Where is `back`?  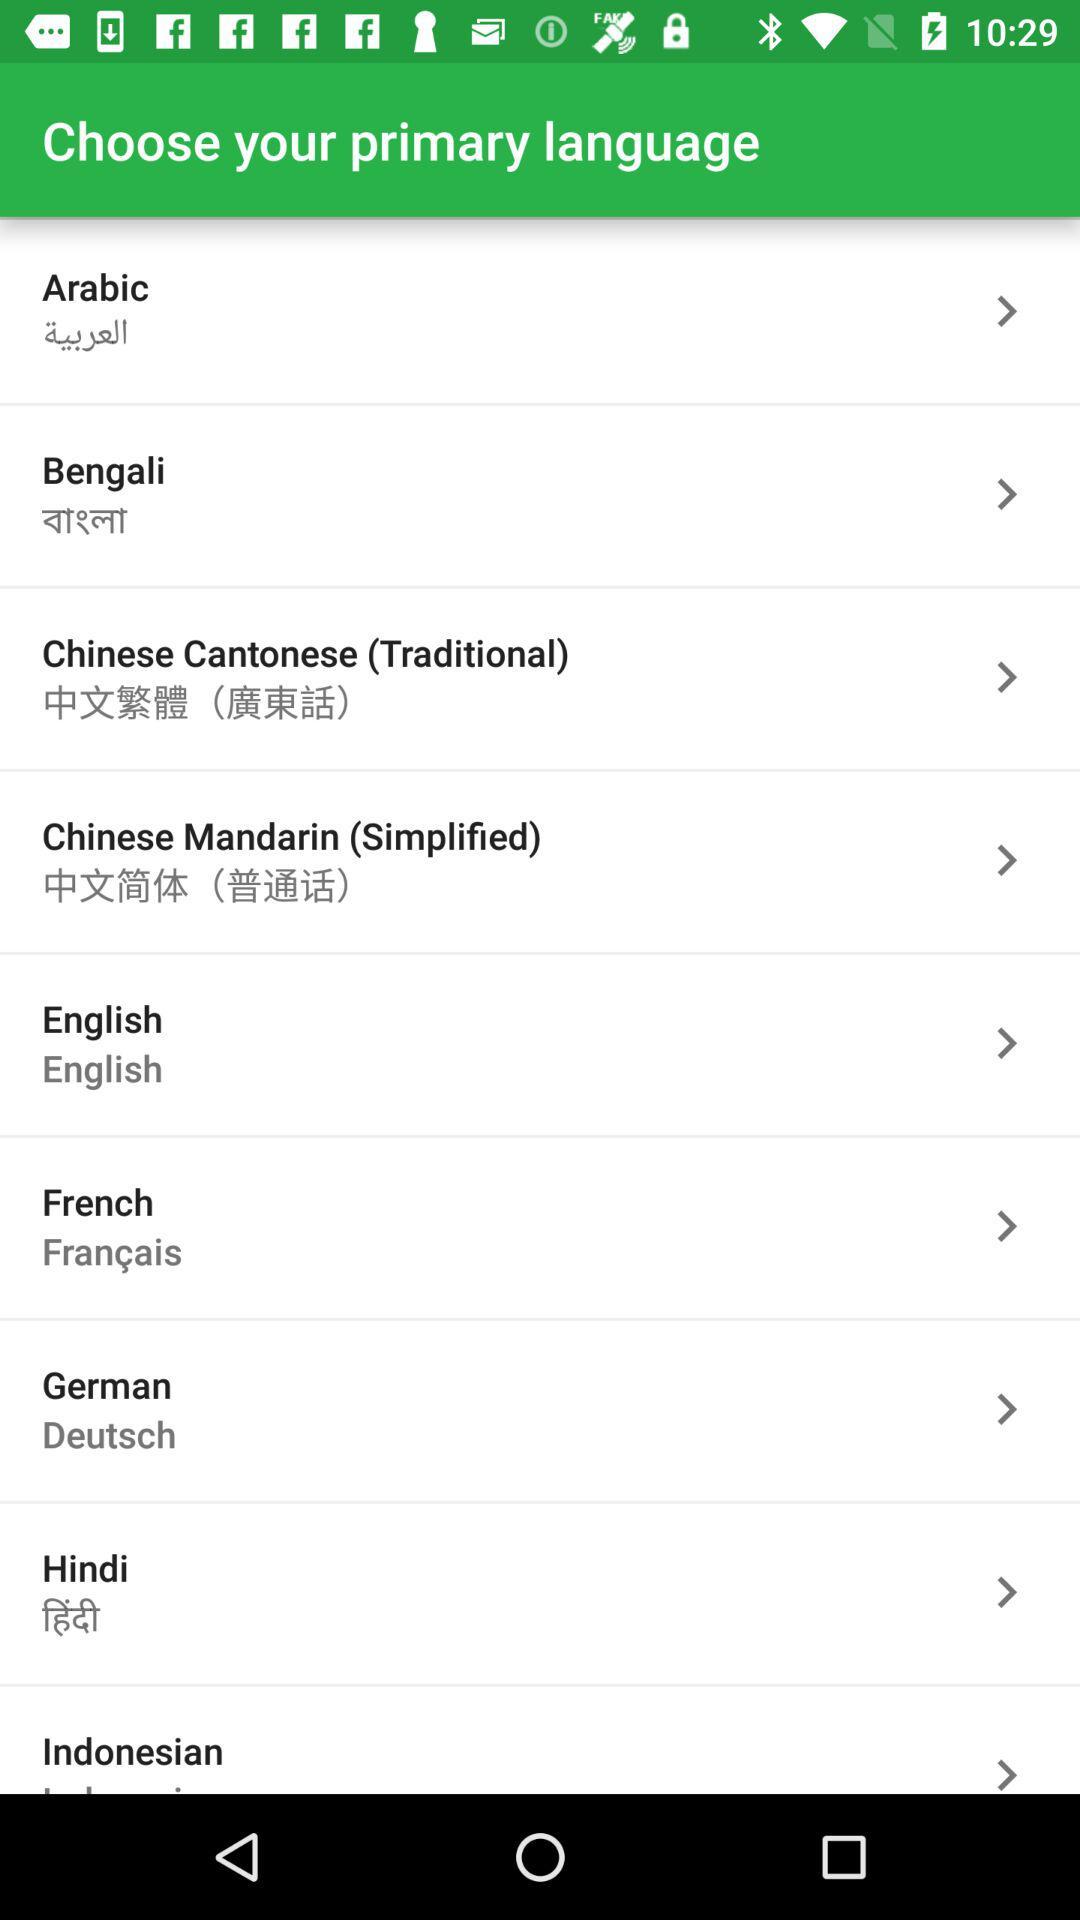 back is located at coordinates (1017, 1042).